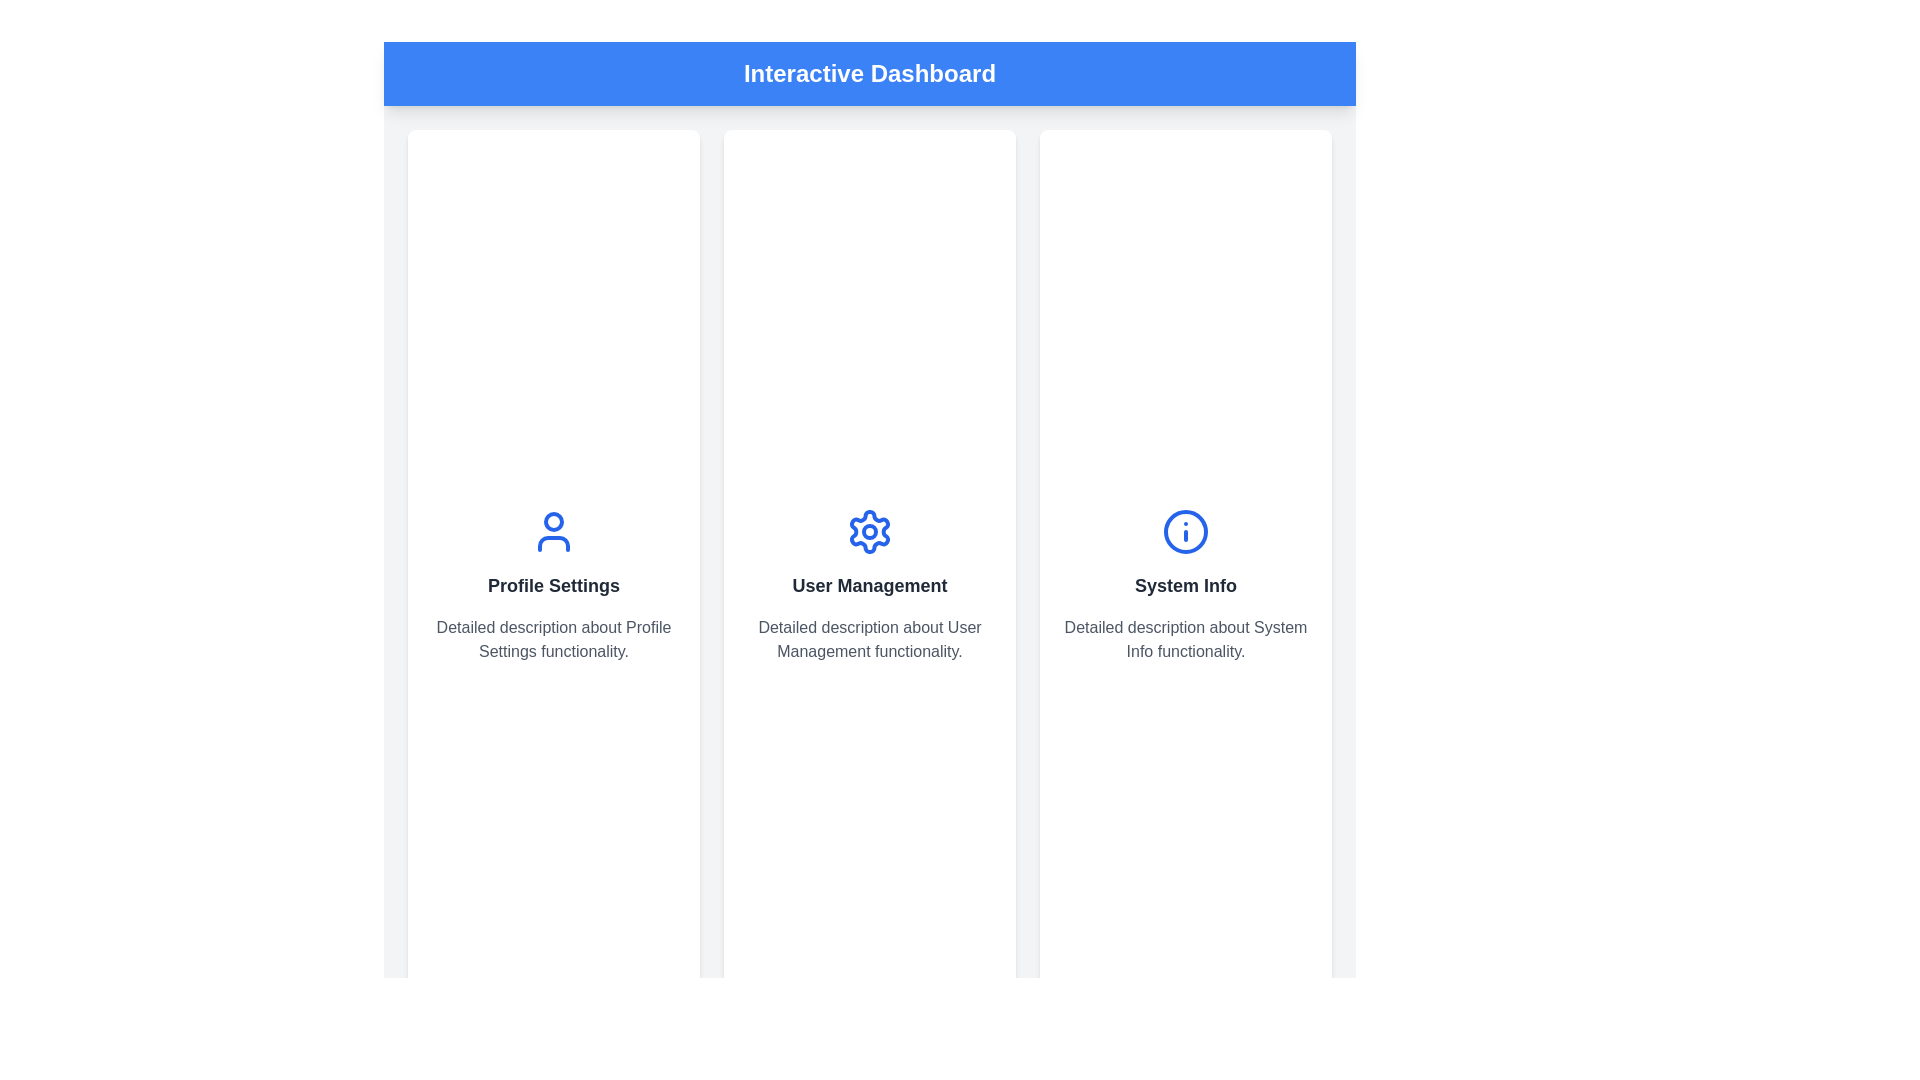 This screenshot has width=1920, height=1080. What do you see at coordinates (869, 531) in the screenshot?
I see `the gear-shaped icon located above the text 'User Management' in the middle panel of the user management section` at bounding box center [869, 531].